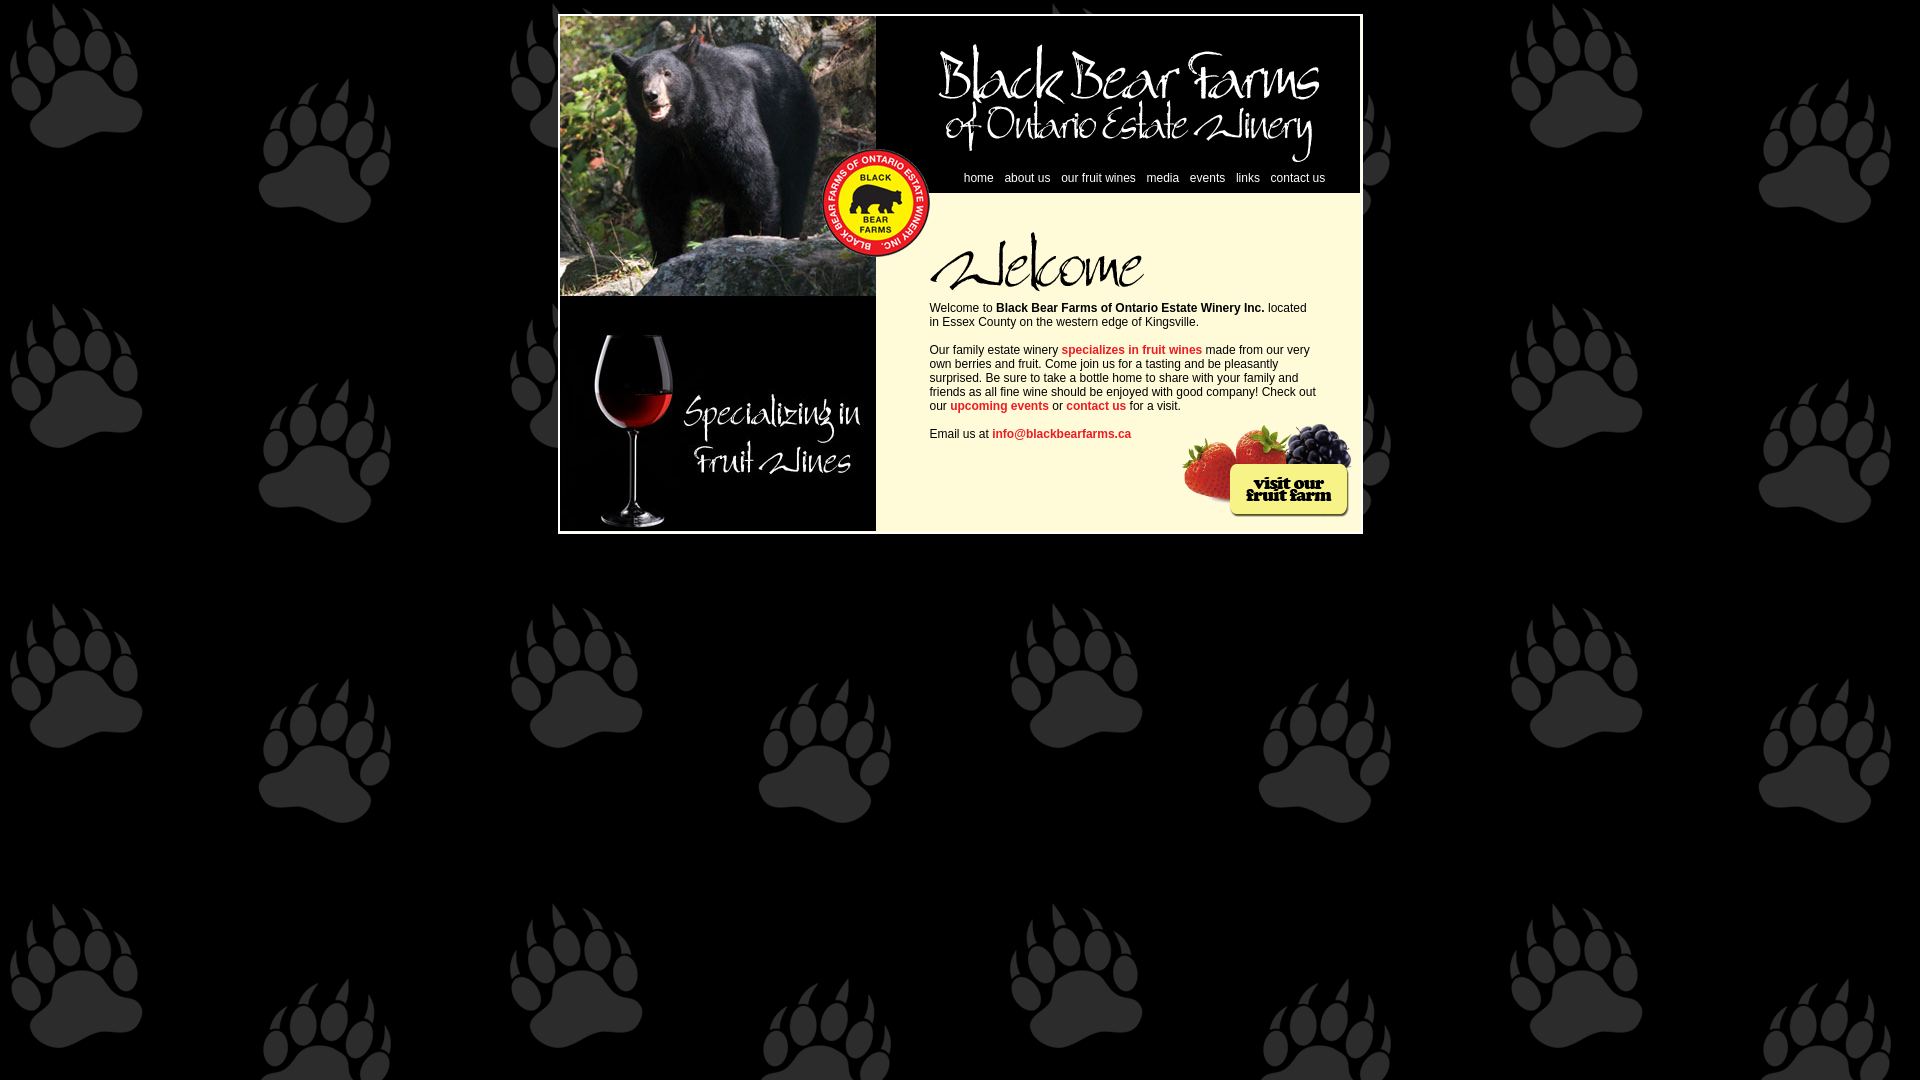  I want to click on 'events', so click(1190, 176).